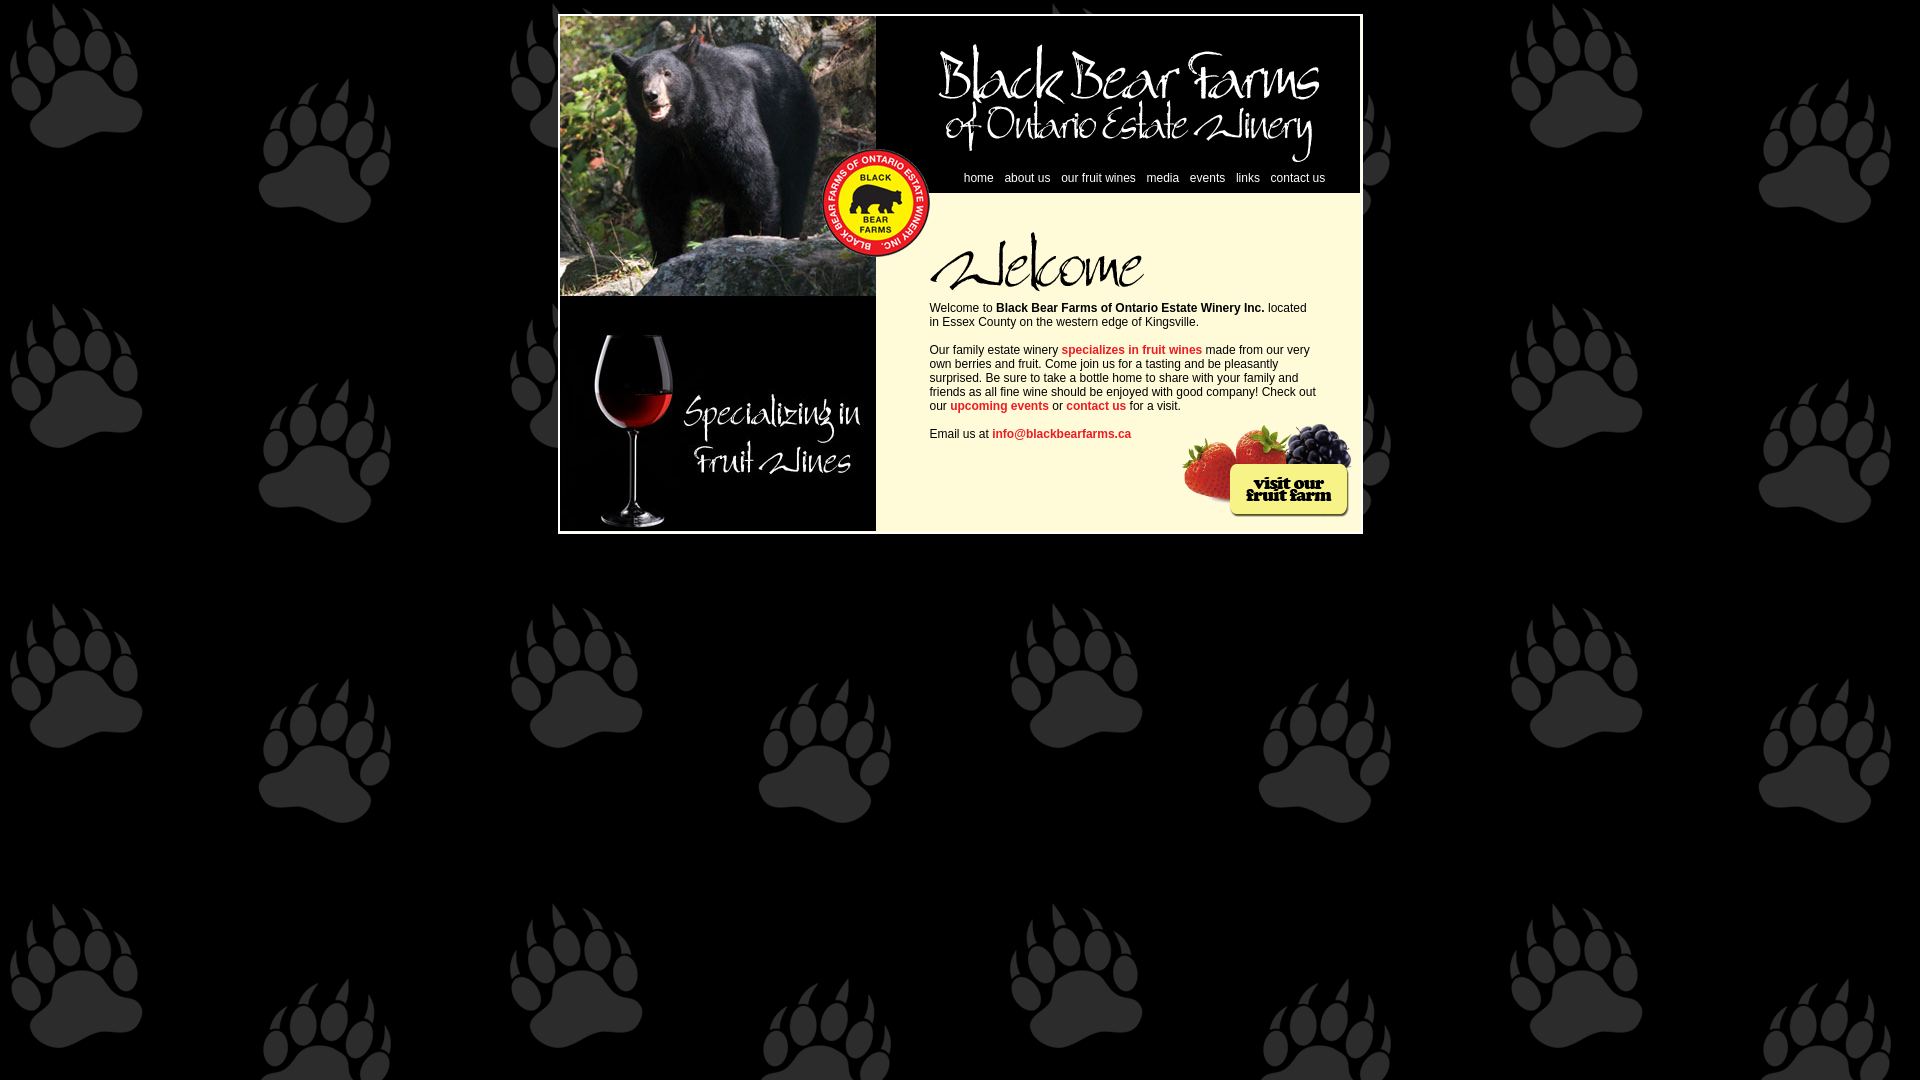  I want to click on 'events', so click(1190, 176).